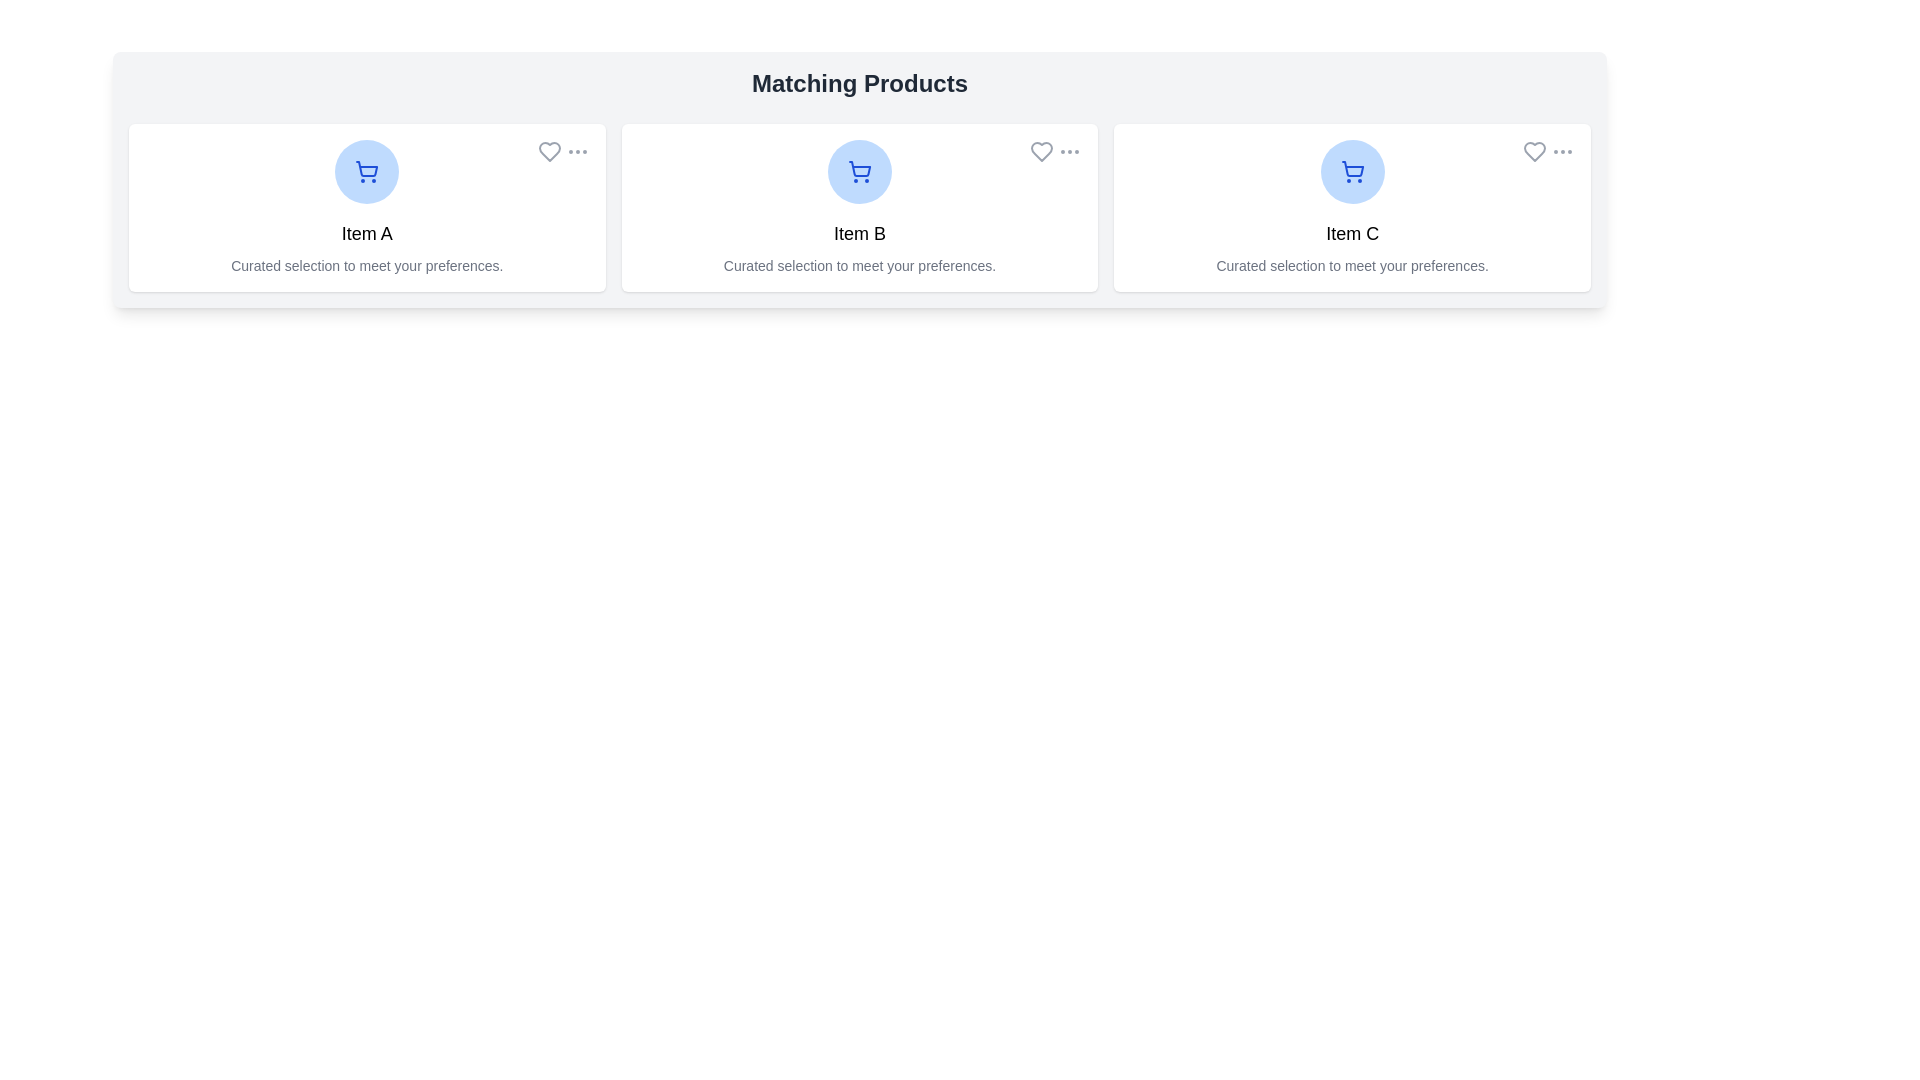  What do you see at coordinates (1041, 150) in the screenshot?
I see `the heart button to favorite the product Item B` at bounding box center [1041, 150].